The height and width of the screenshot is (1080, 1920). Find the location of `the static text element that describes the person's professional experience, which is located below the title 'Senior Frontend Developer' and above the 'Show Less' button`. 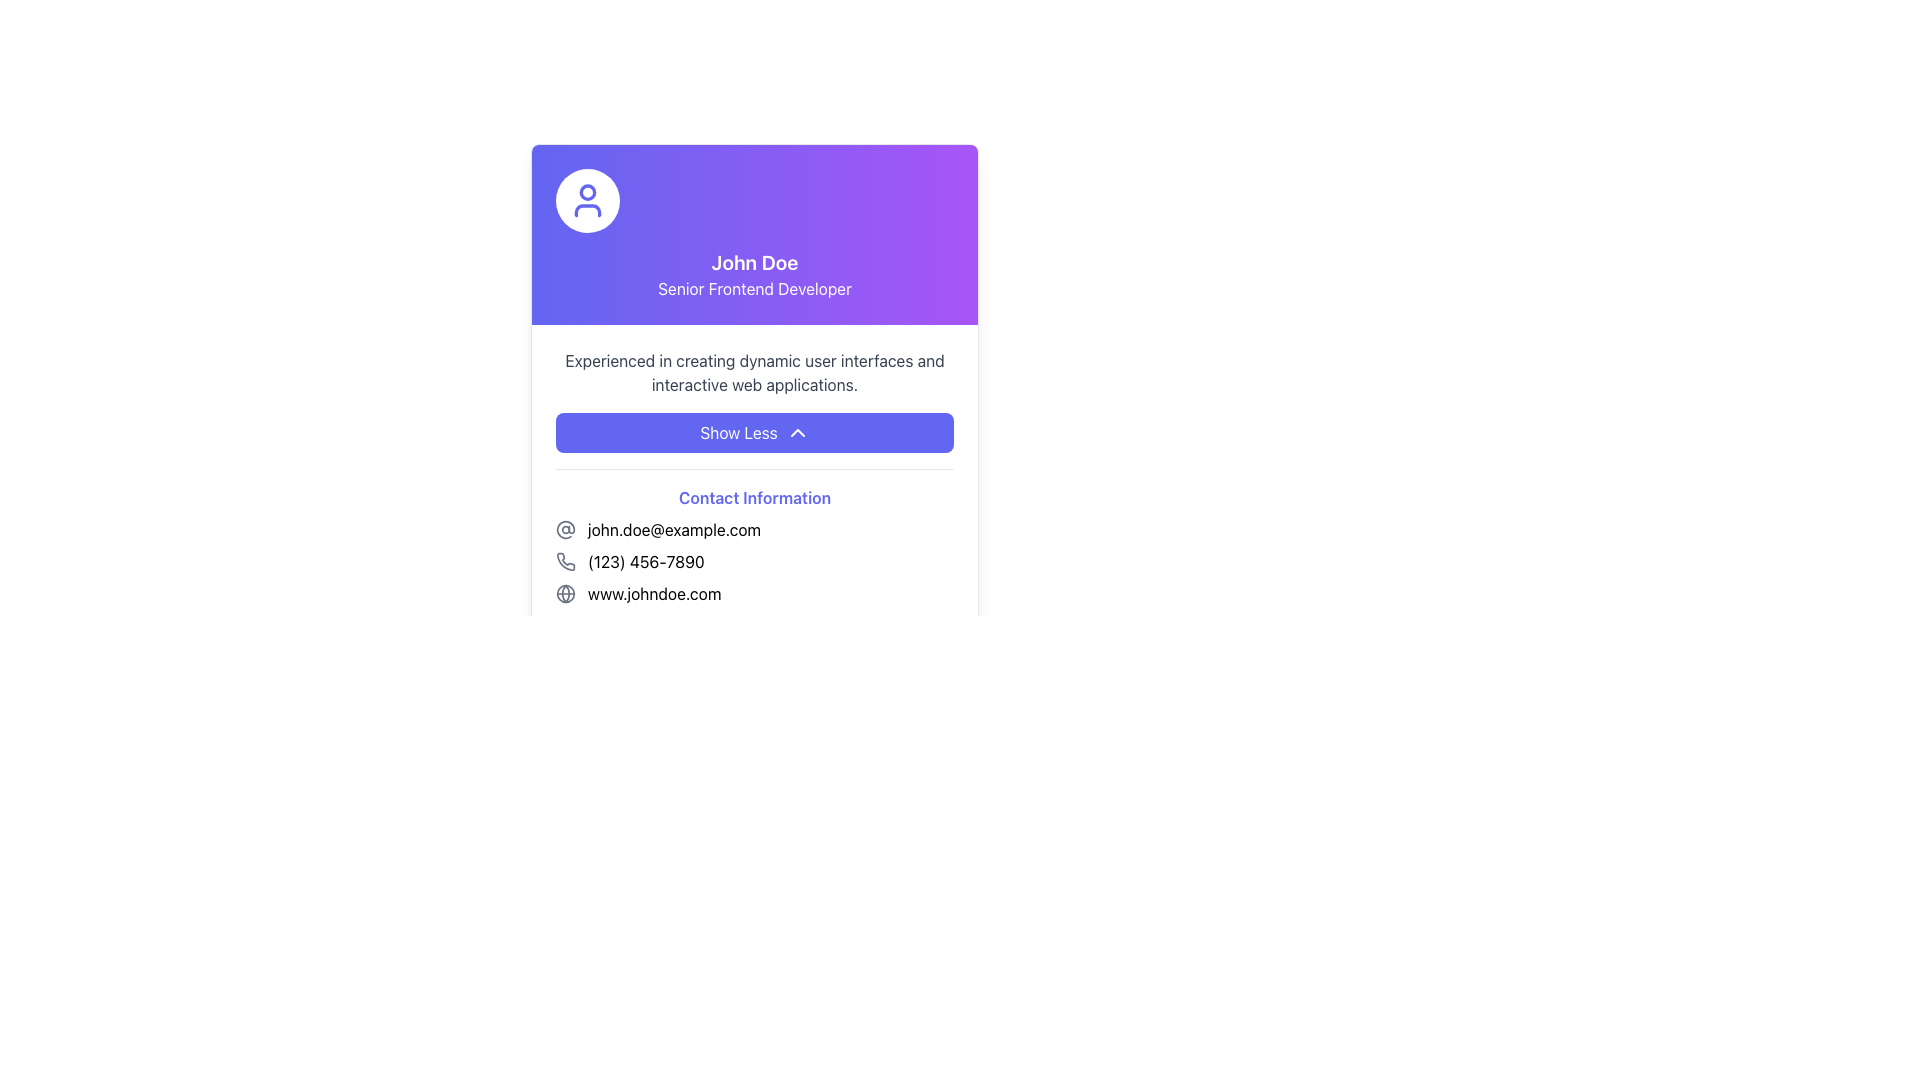

the static text element that describes the person's professional experience, which is located below the title 'Senior Frontend Developer' and above the 'Show Less' button is located at coordinates (753, 373).